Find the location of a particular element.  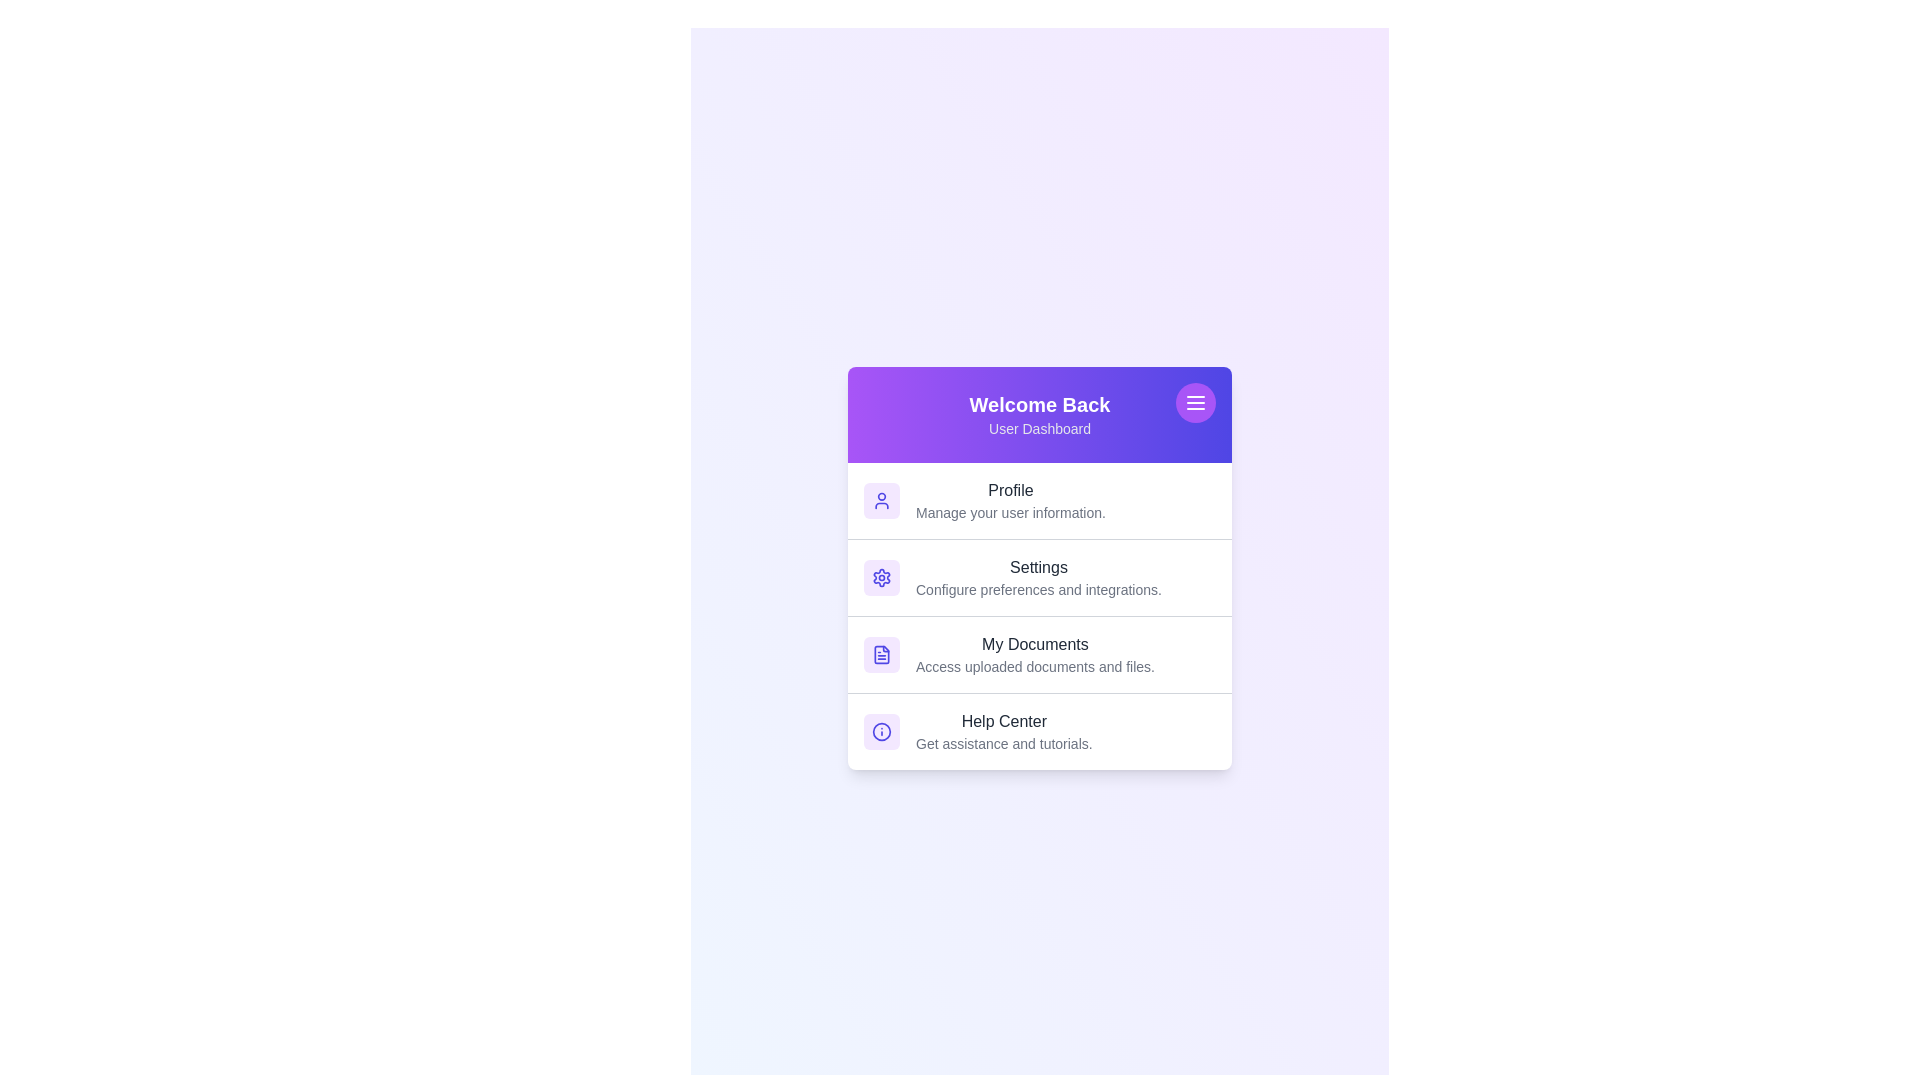

the list item corresponding to Profile is located at coordinates (1040, 499).